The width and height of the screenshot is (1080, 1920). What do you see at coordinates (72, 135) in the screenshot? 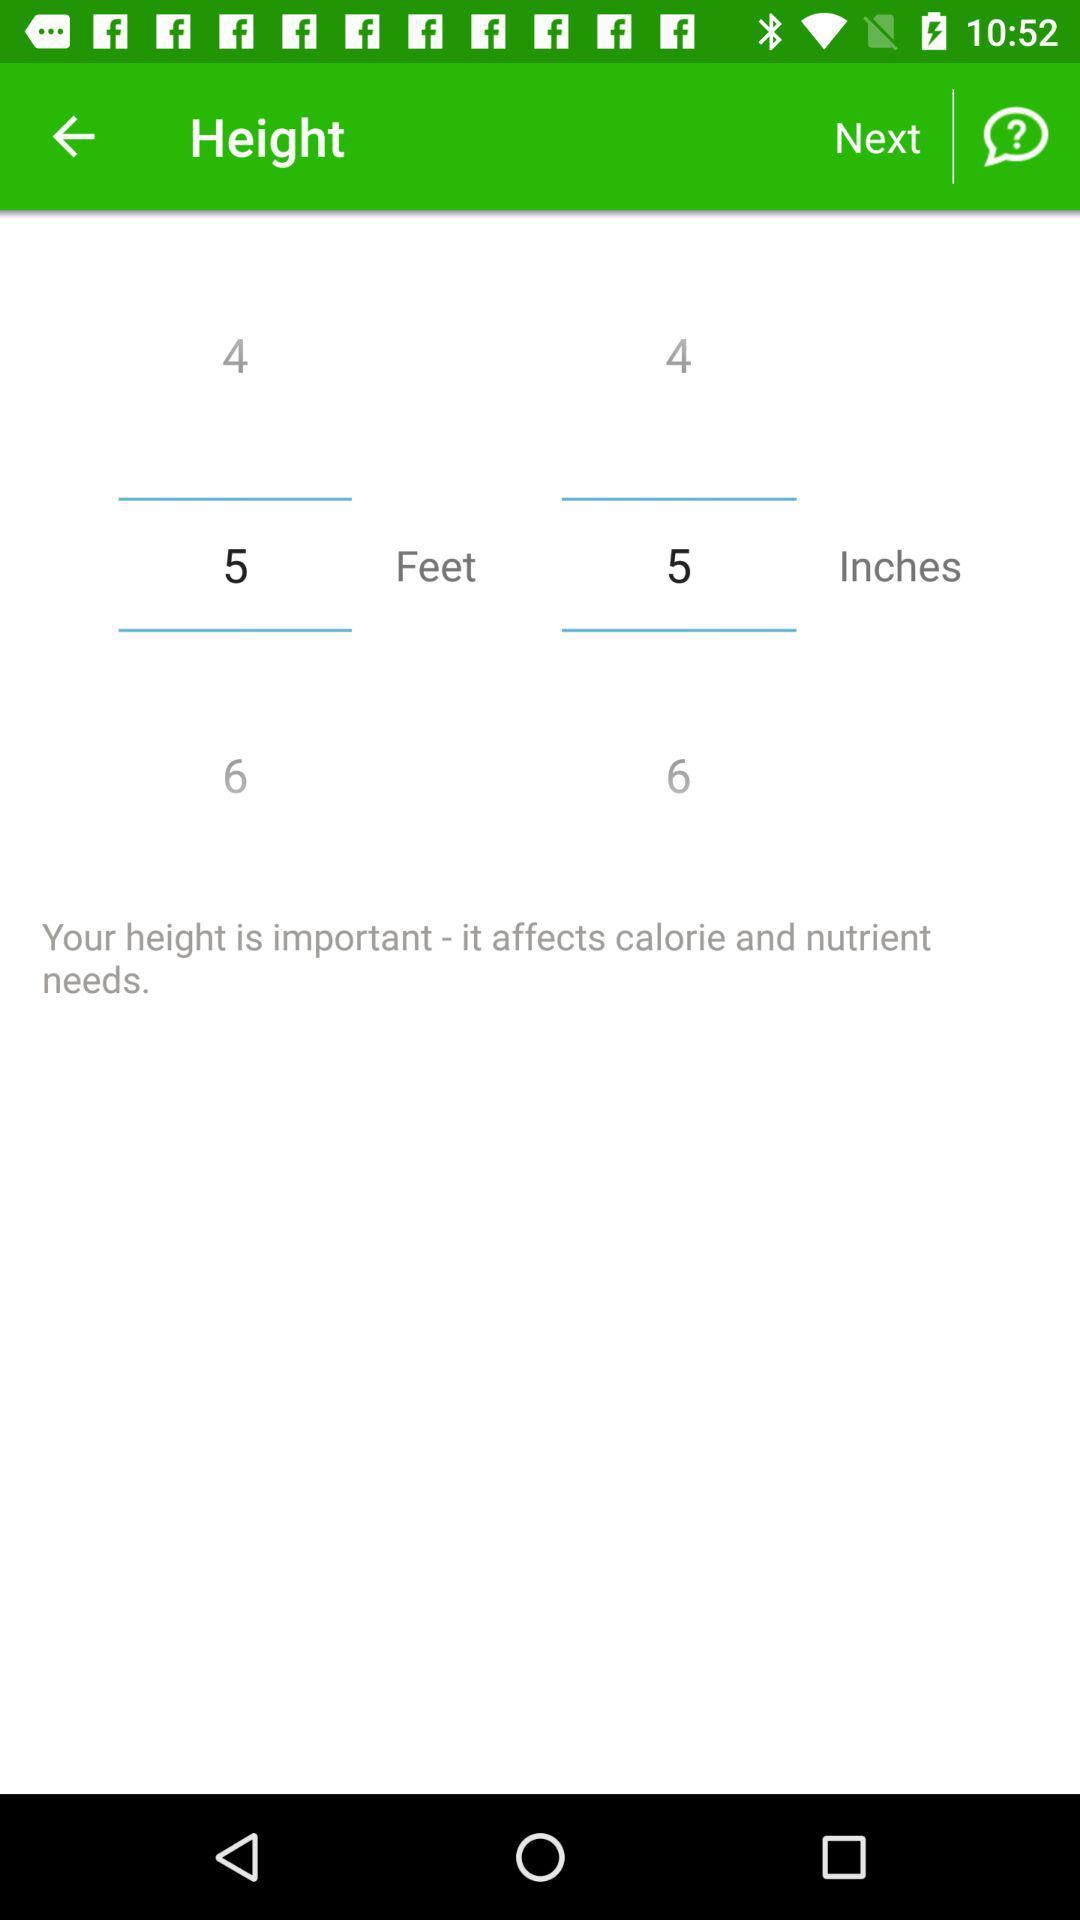
I see `icon next to the height` at bounding box center [72, 135].